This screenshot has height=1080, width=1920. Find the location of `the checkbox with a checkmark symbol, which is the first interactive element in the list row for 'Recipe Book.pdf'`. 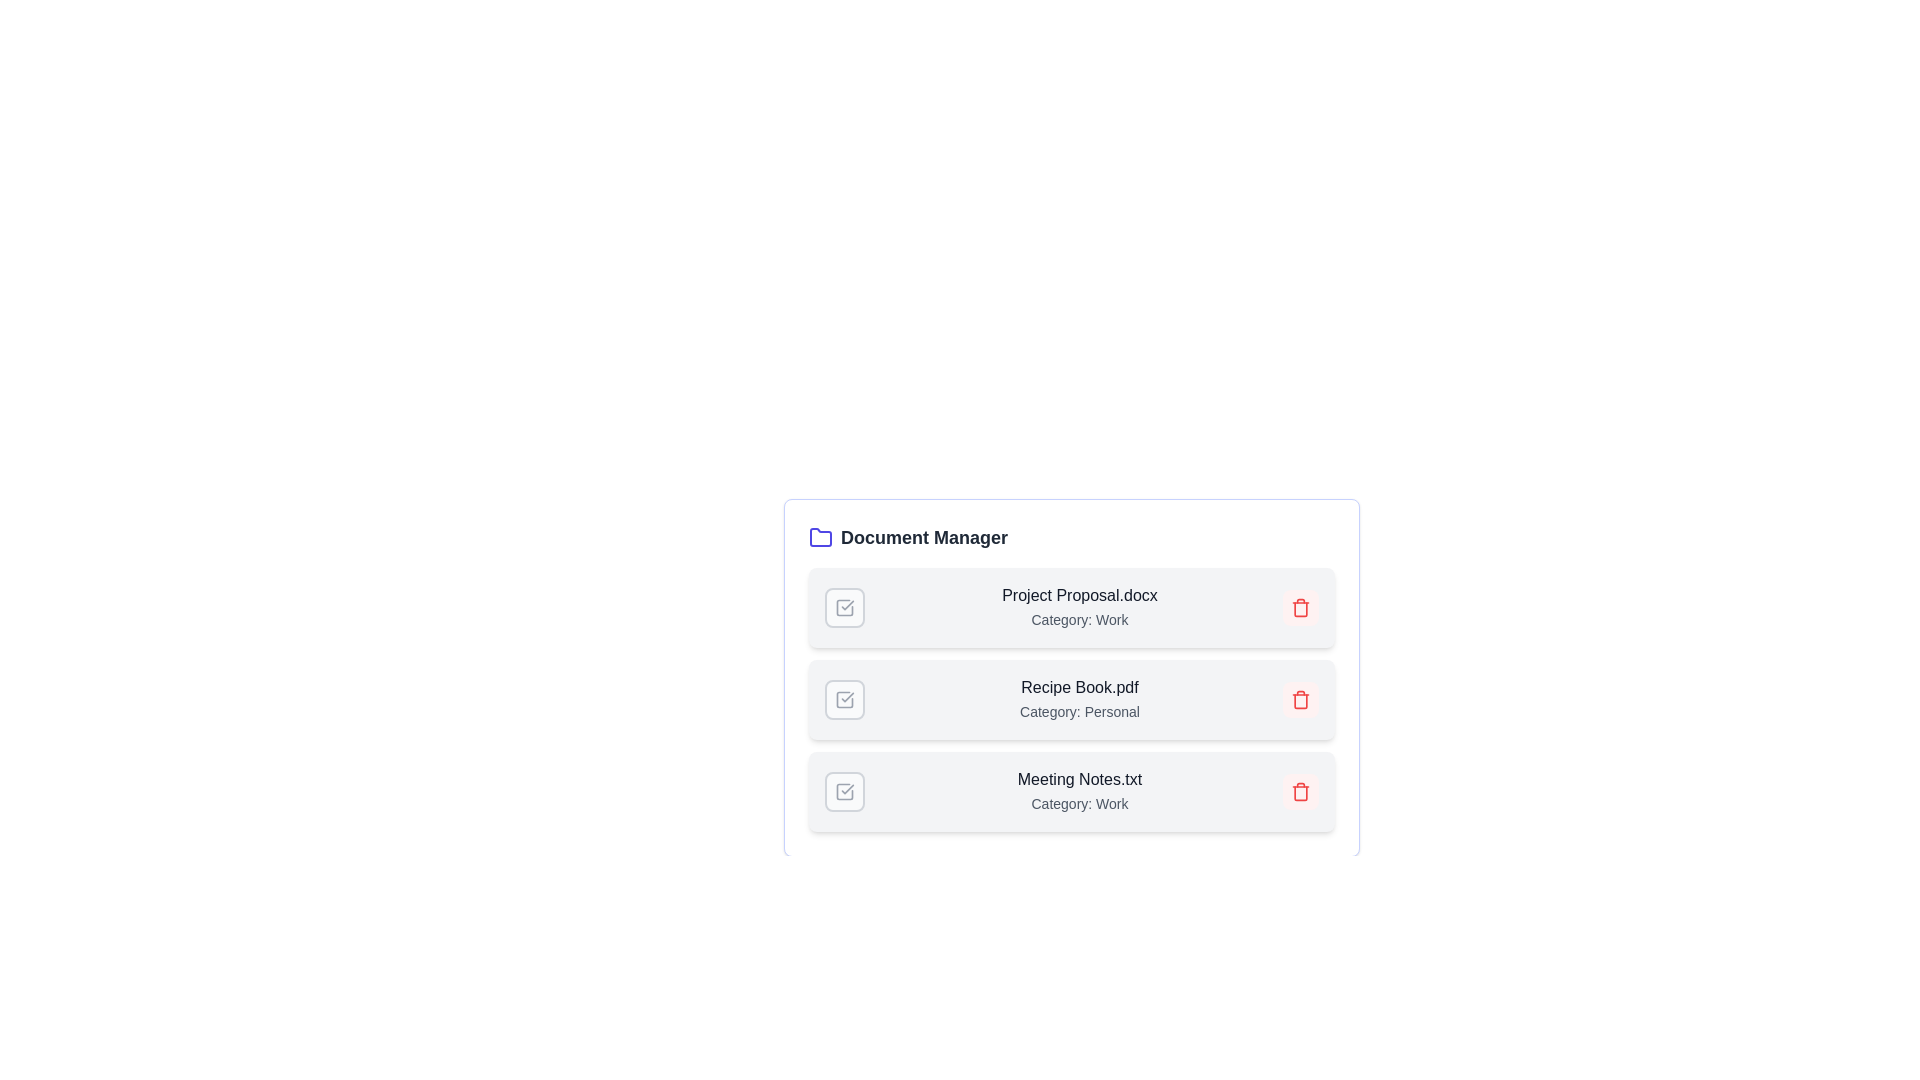

the checkbox with a checkmark symbol, which is the first interactive element in the list row for 'Recipe Book.pdf' is located at coordinates (844, 698).